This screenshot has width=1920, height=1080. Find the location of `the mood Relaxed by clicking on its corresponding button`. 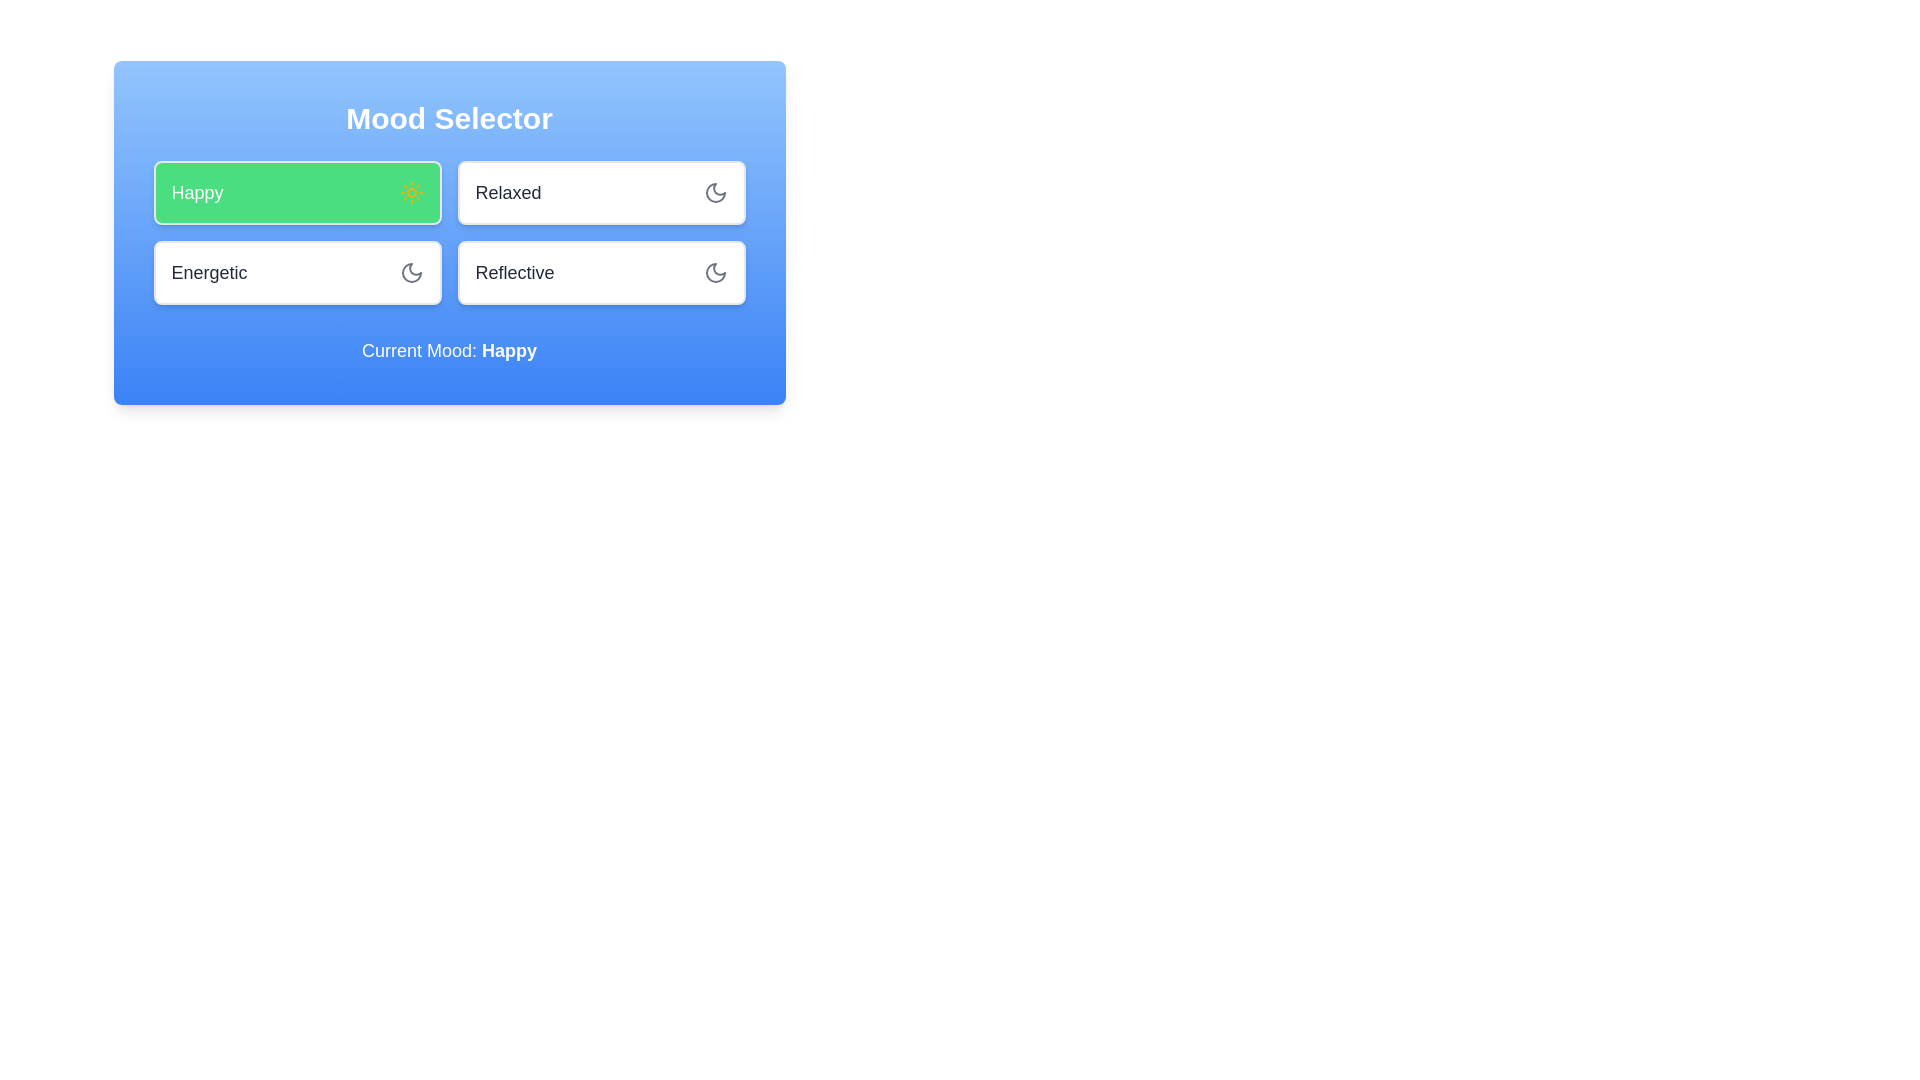

the mood Relaxed by clicking on its corresponding button is located at coordinates (600, 192).